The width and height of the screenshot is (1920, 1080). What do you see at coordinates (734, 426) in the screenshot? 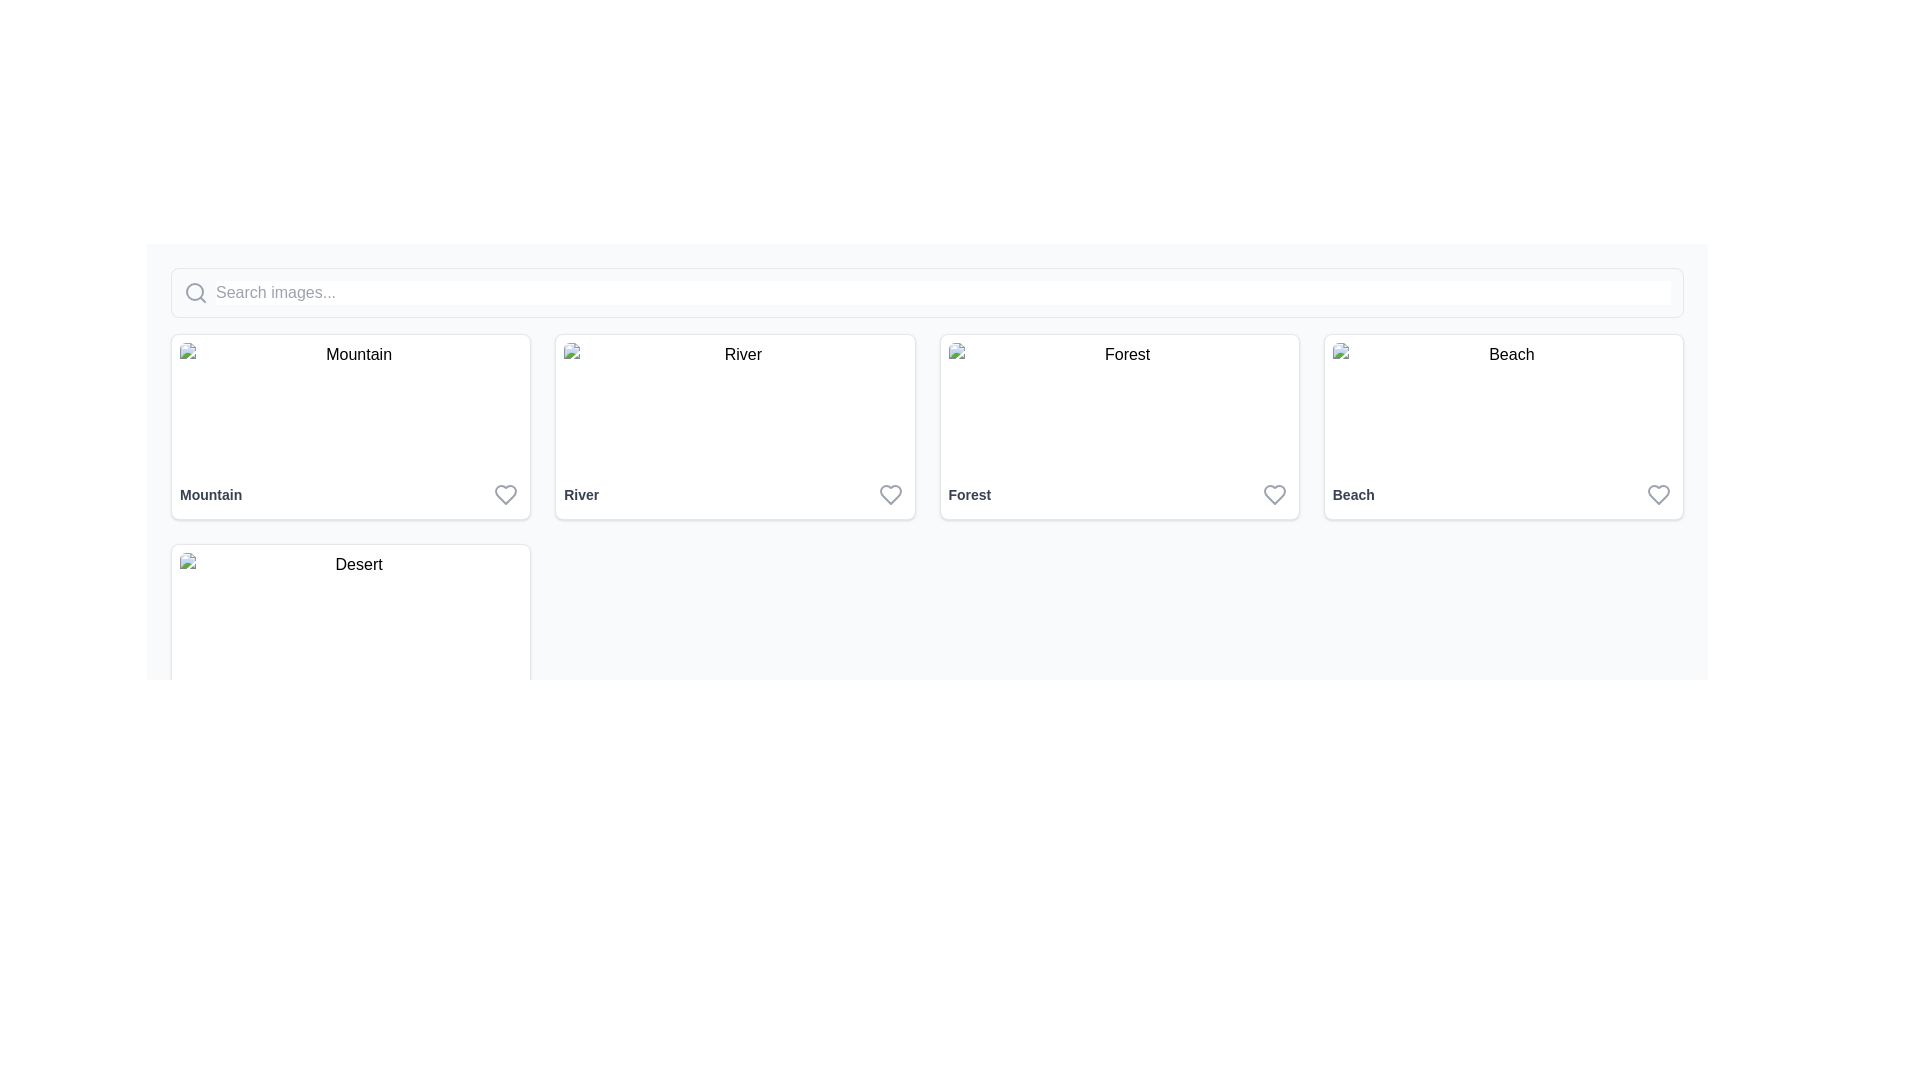
I see `the interactive card labeled 'River'` at bounding box center [734, 426].